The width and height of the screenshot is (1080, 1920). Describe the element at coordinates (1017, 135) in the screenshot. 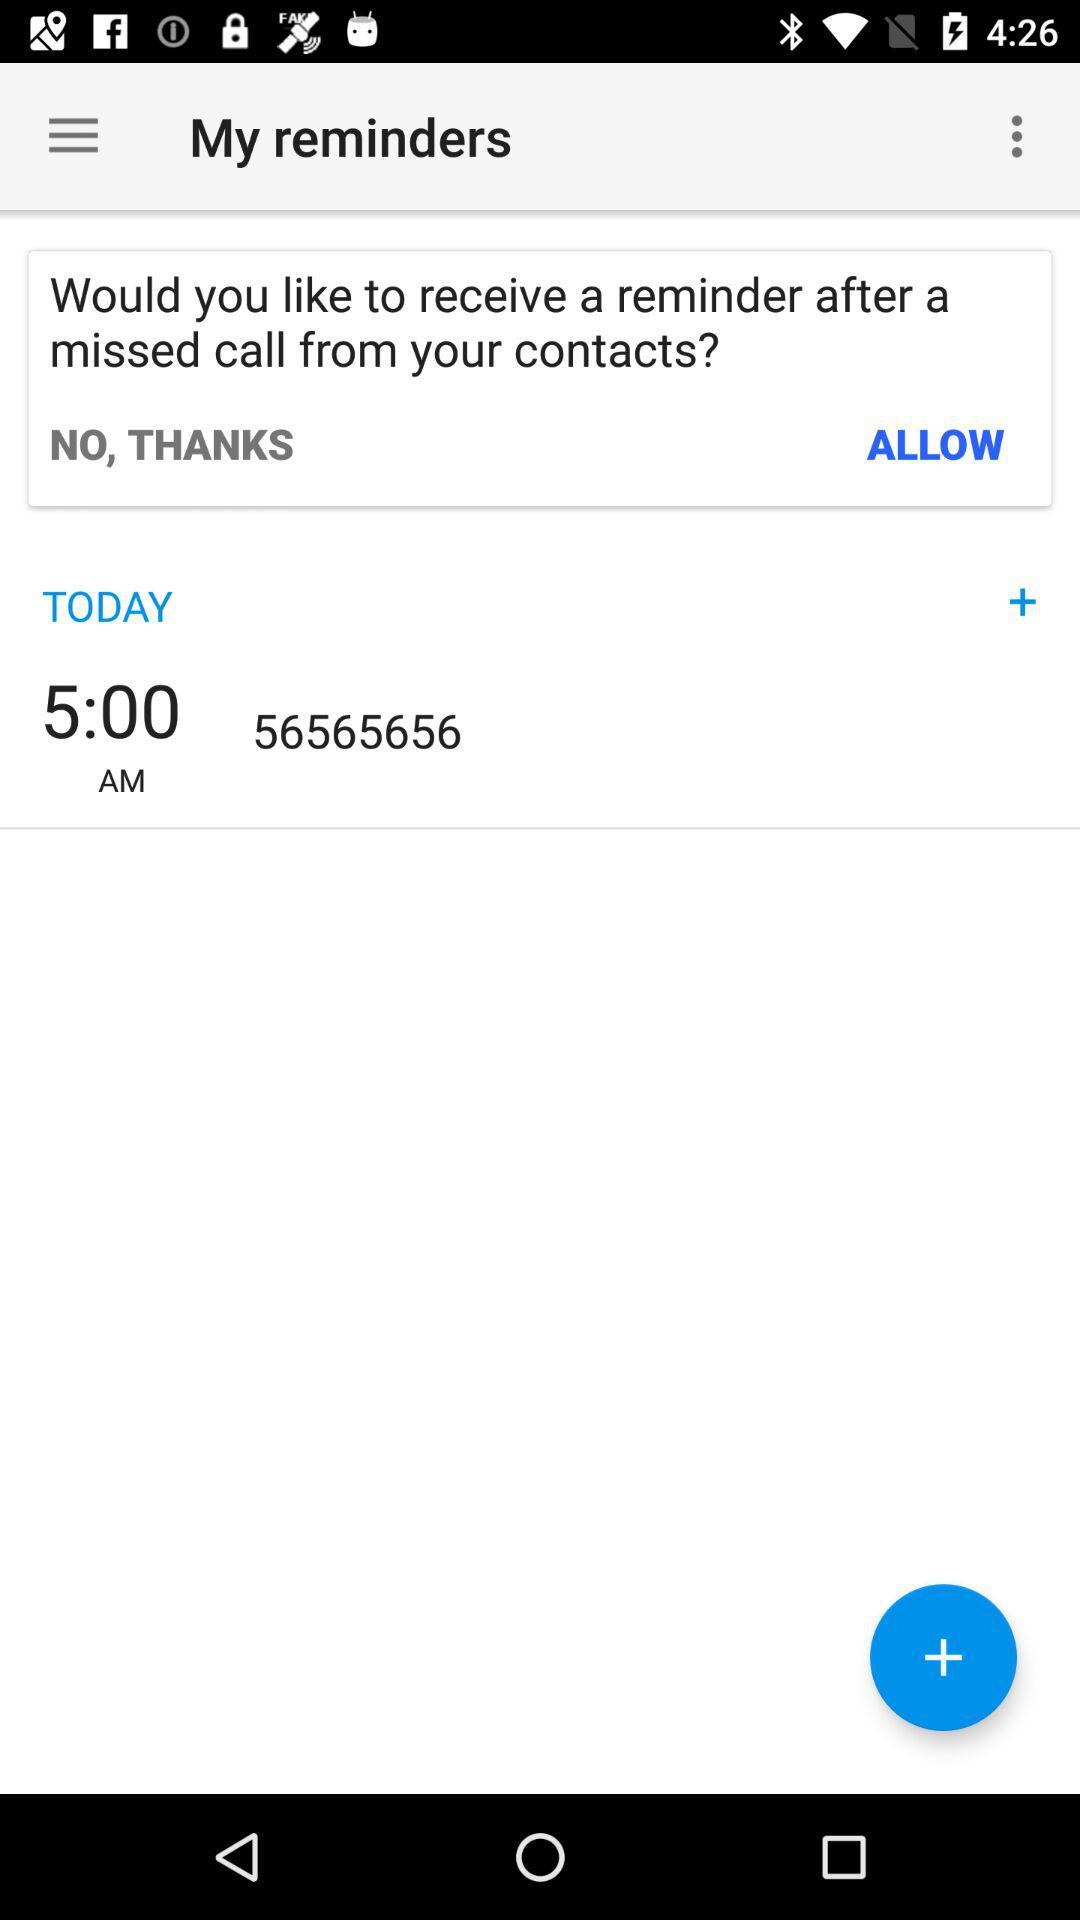

I see `item to the right of the my reminders icon` at that location.